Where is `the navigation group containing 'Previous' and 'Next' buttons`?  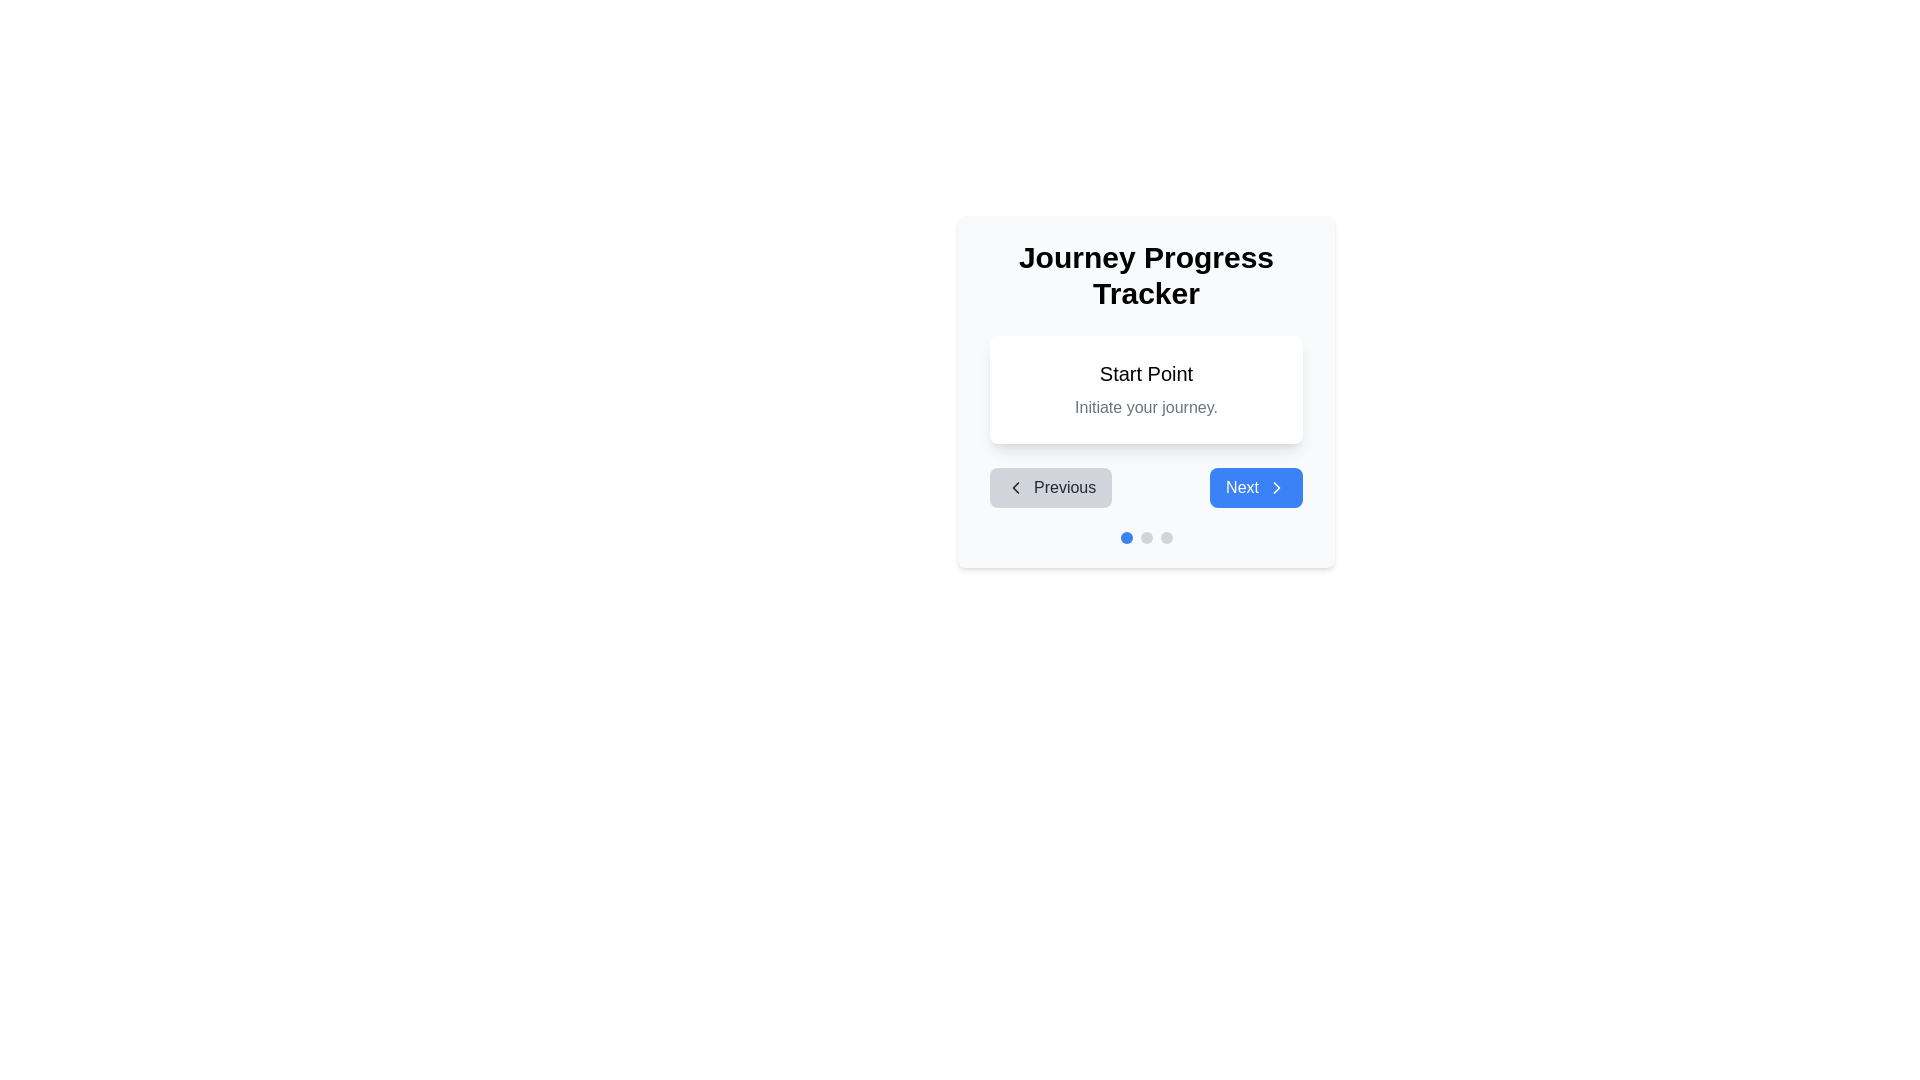 the navigation group containing 'Previous' and 'Next' buttons is located at coordinates (1146, 488).